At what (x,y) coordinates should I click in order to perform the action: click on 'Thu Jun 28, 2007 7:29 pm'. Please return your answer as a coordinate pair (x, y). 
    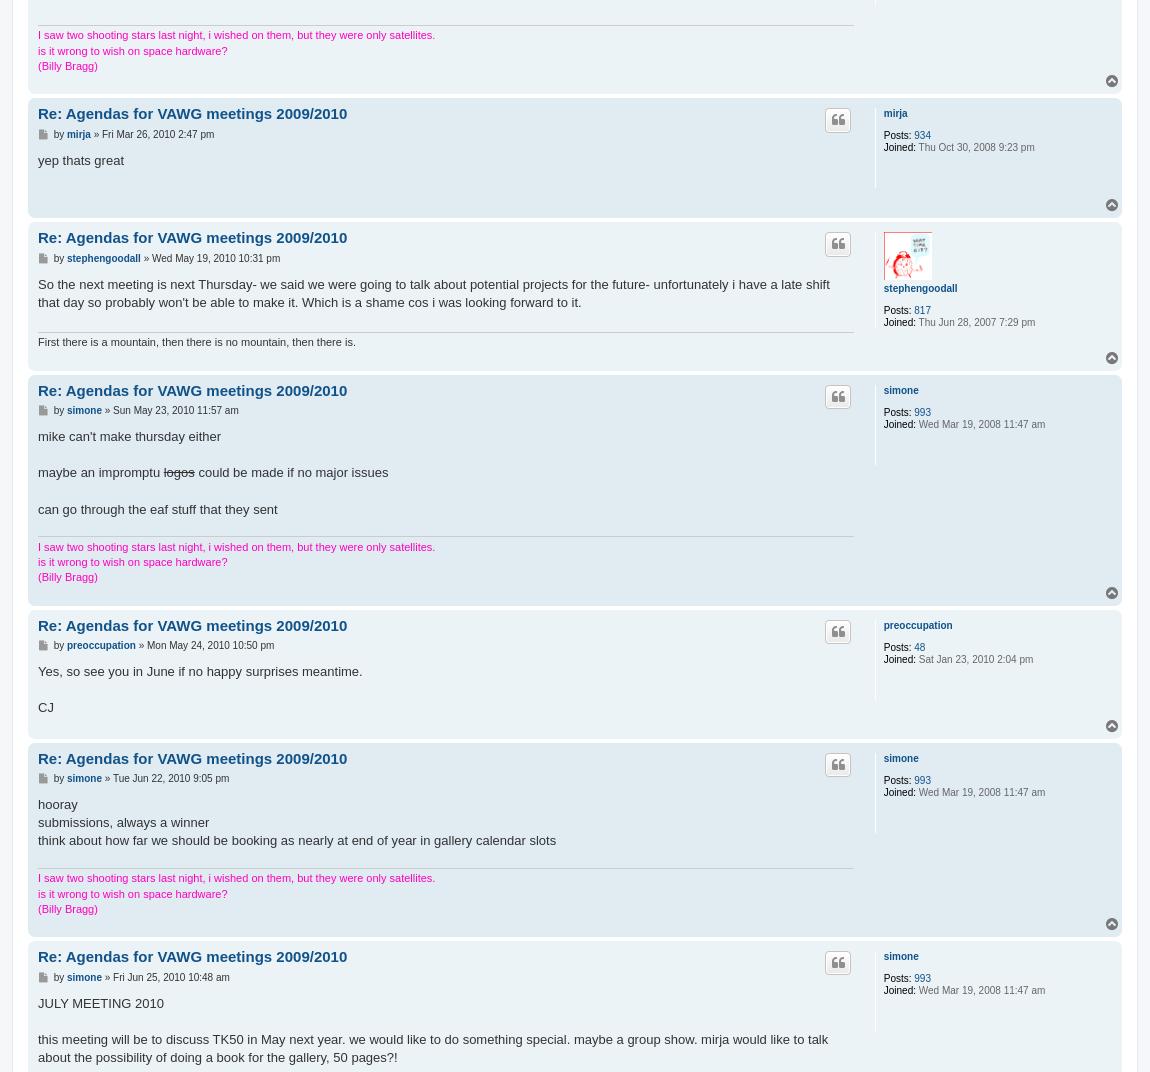
    Looking at the image, I should click on (974, 321).